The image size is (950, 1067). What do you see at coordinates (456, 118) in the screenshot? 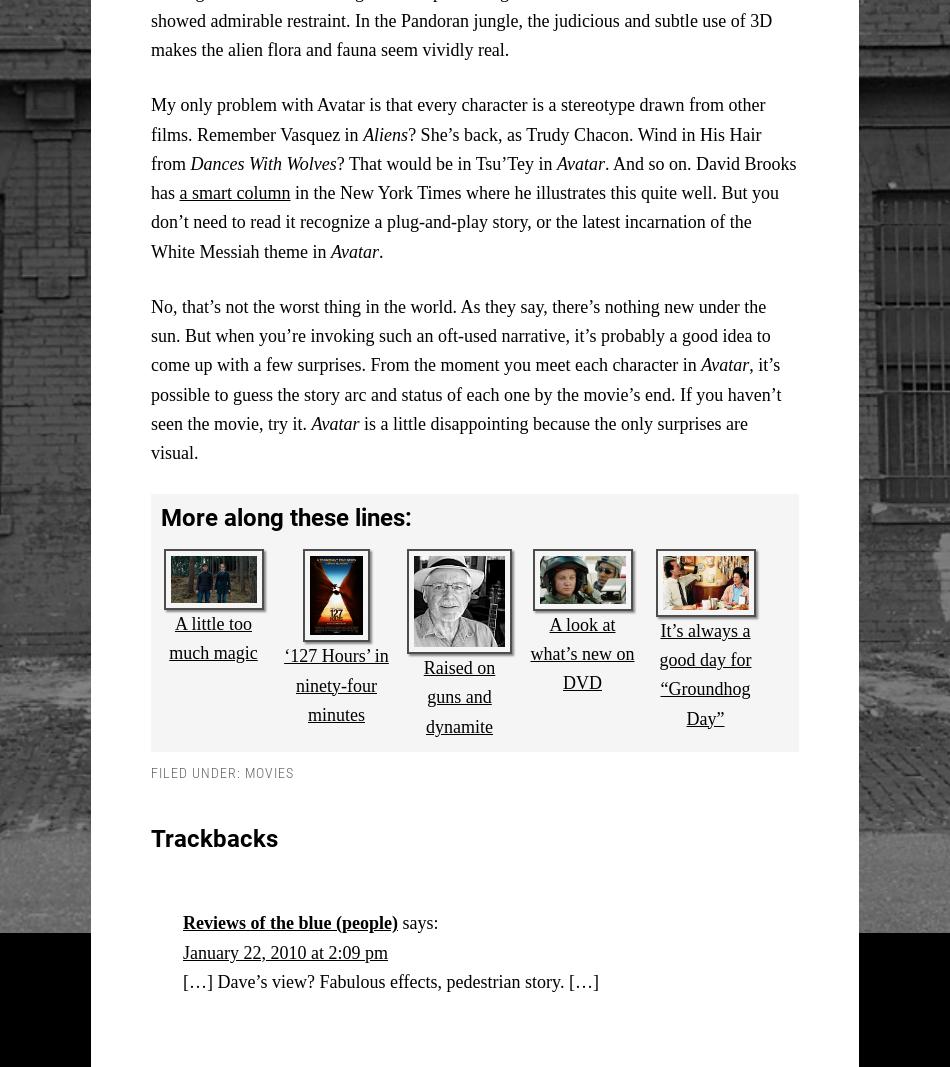
I see `'My only problem with Avatar is that every character is a stereotype drawn from other films. Remember Vasquez in'` at bounding box center [456, 118].